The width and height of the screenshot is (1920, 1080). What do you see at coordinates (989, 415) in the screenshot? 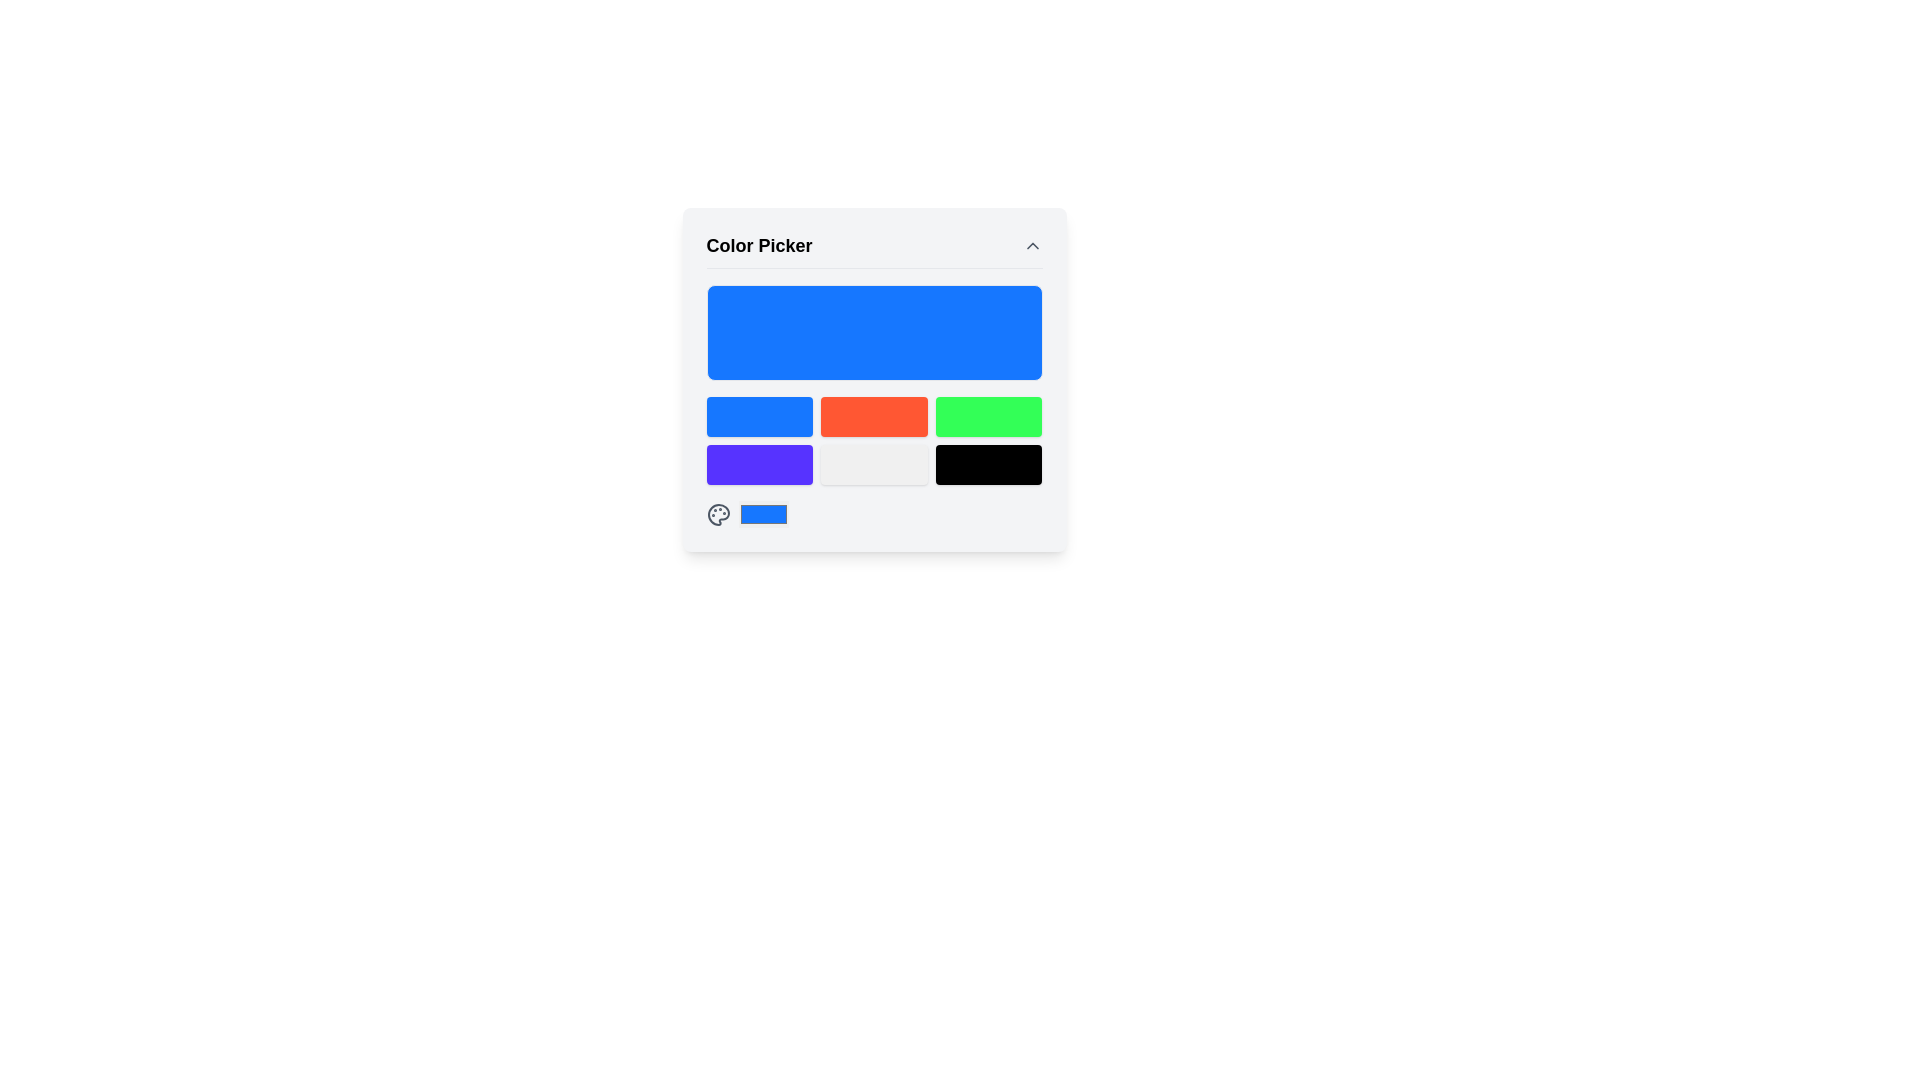
I see `the vibrant green button, which is the third button in the first row of a 3x2 grid layout` at bounding box center [989, 415].